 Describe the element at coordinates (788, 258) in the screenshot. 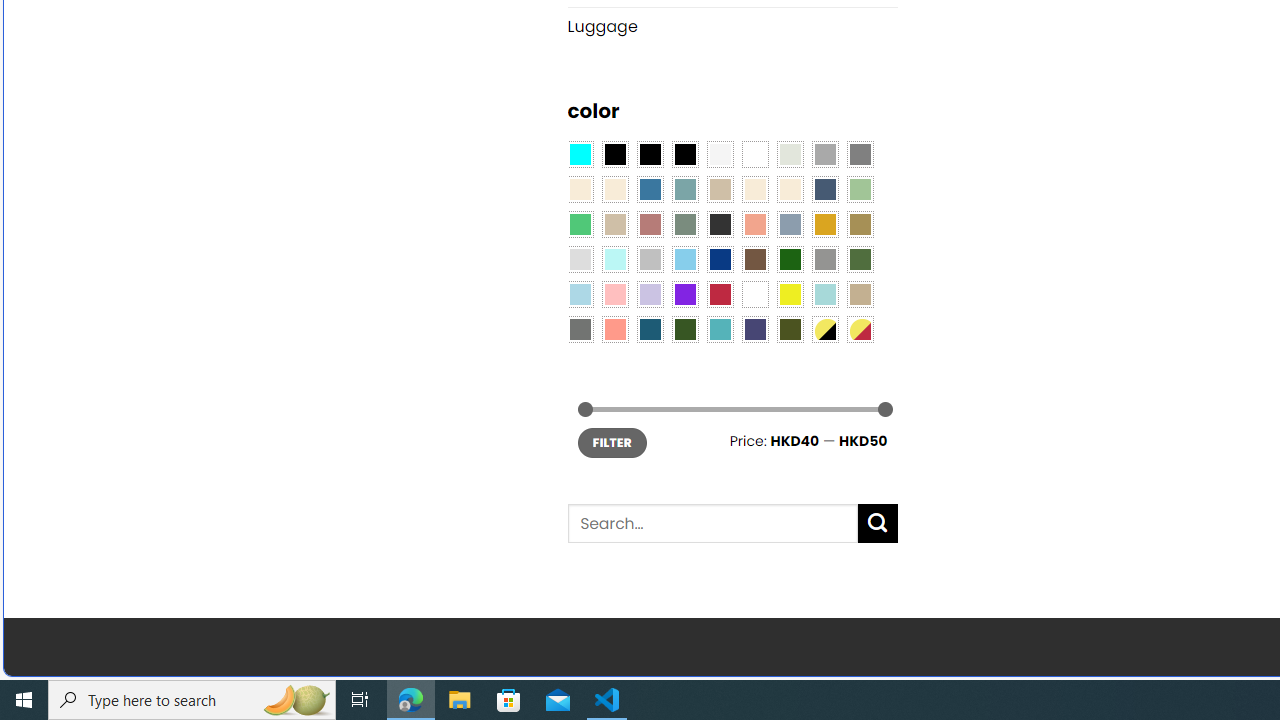

I see `'Dark Green'` at that location.